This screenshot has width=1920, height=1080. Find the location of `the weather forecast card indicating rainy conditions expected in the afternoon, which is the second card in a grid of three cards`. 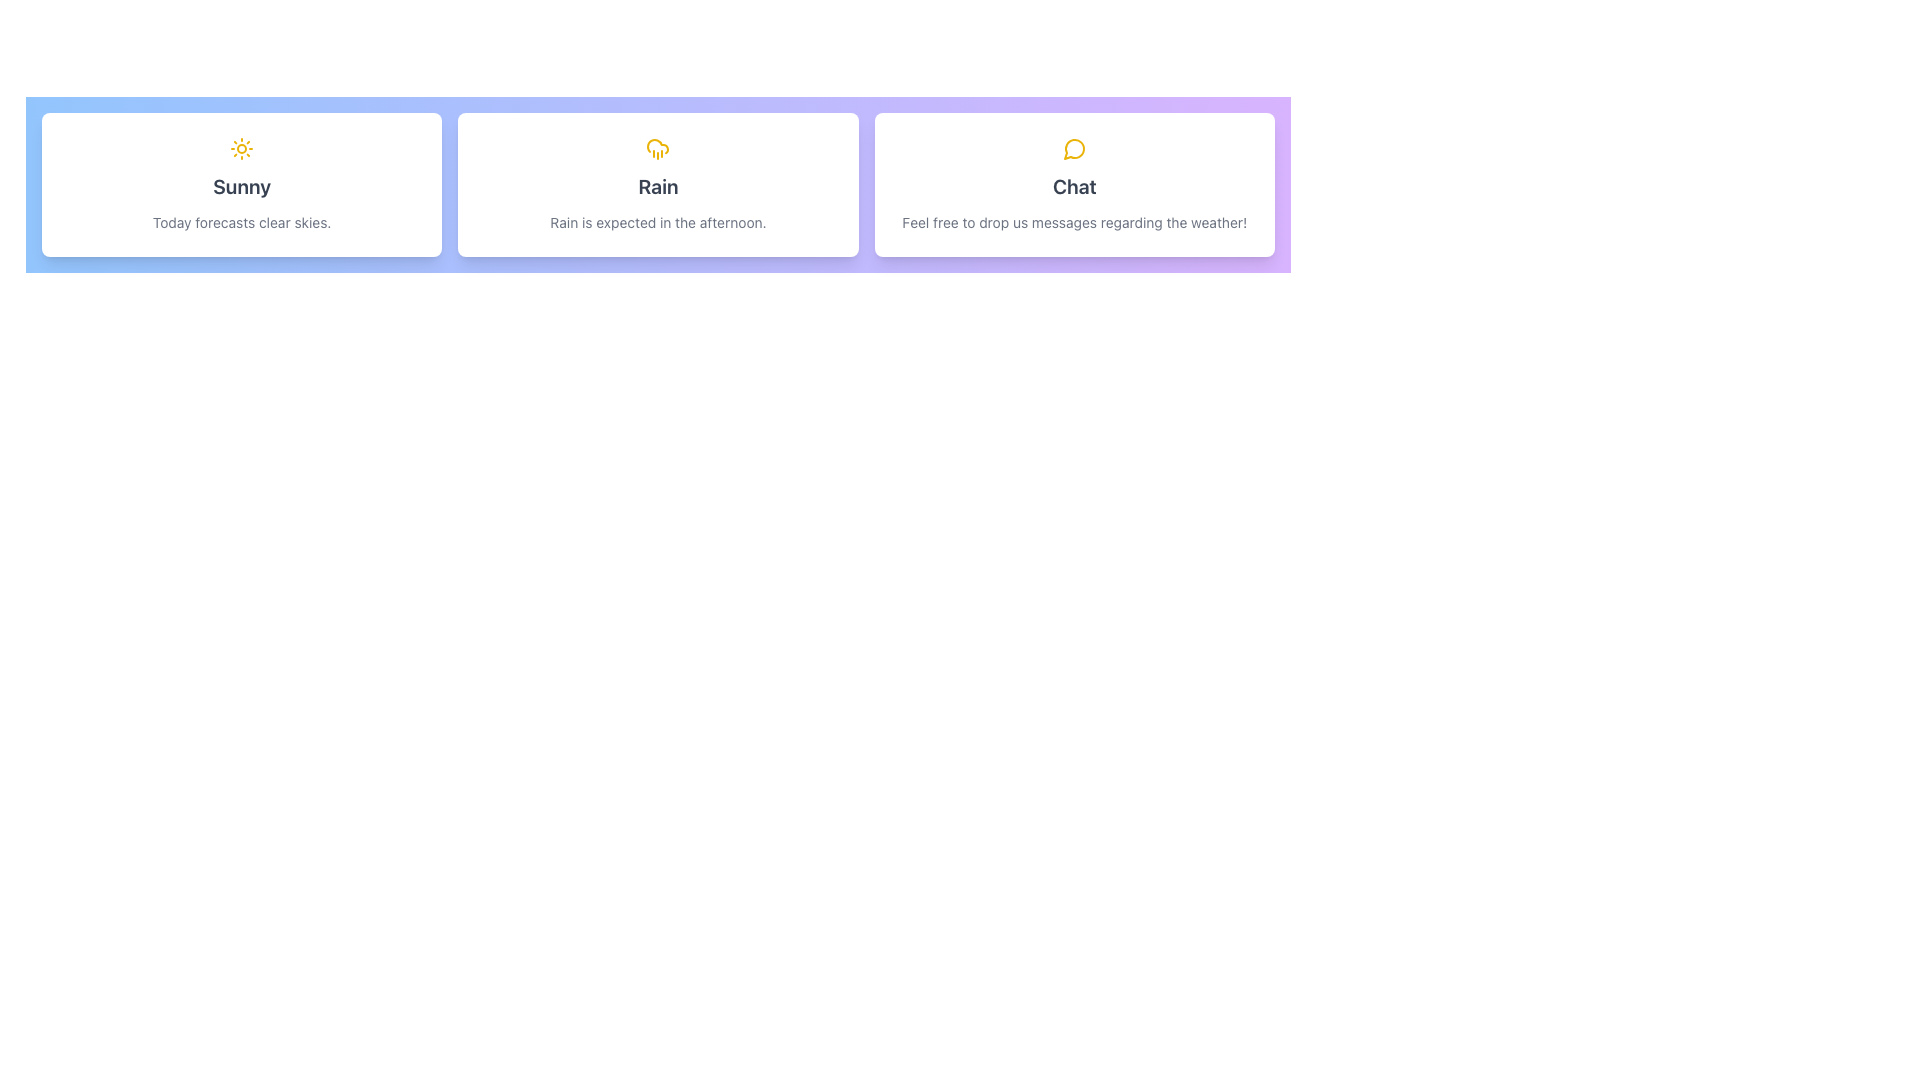

the weather forecast card indicating rainy conditions expected in the afternoon, which is the second card in a grid of three cards is located at coordinates (658, 185).